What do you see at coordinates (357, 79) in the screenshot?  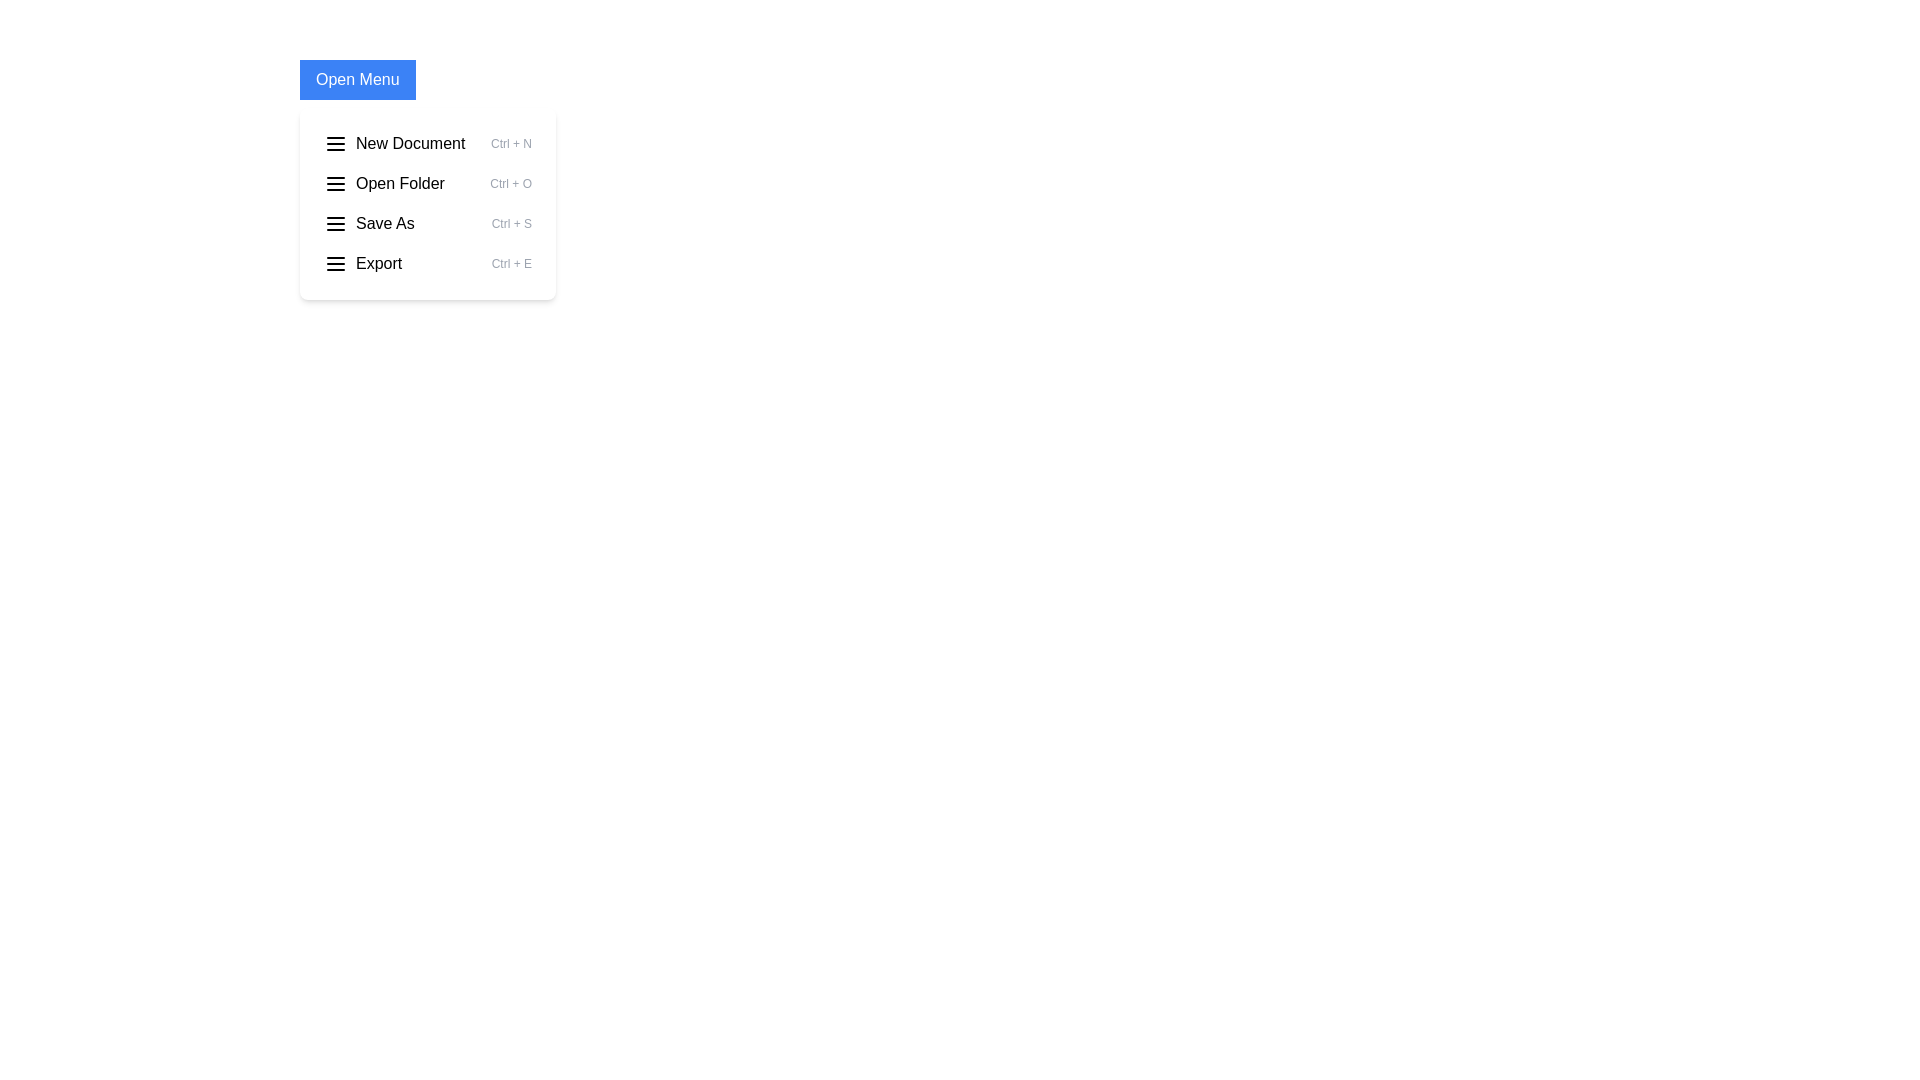 I see `the 'Open Menu' button, which is a rectangular button with rounded corners and a blue background` at bounding box center [357, 79].